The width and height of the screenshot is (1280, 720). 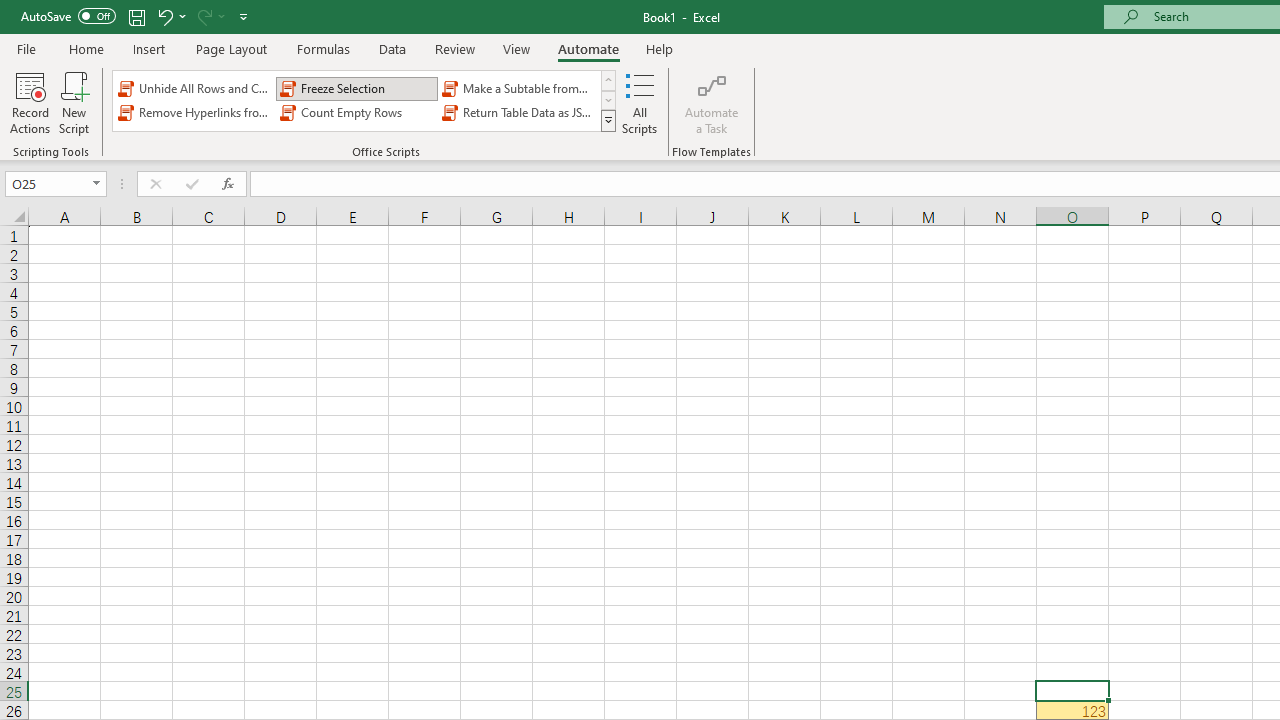 I want to click on 'Customize Quick Access Toolbar', so click(x=243, y=16).